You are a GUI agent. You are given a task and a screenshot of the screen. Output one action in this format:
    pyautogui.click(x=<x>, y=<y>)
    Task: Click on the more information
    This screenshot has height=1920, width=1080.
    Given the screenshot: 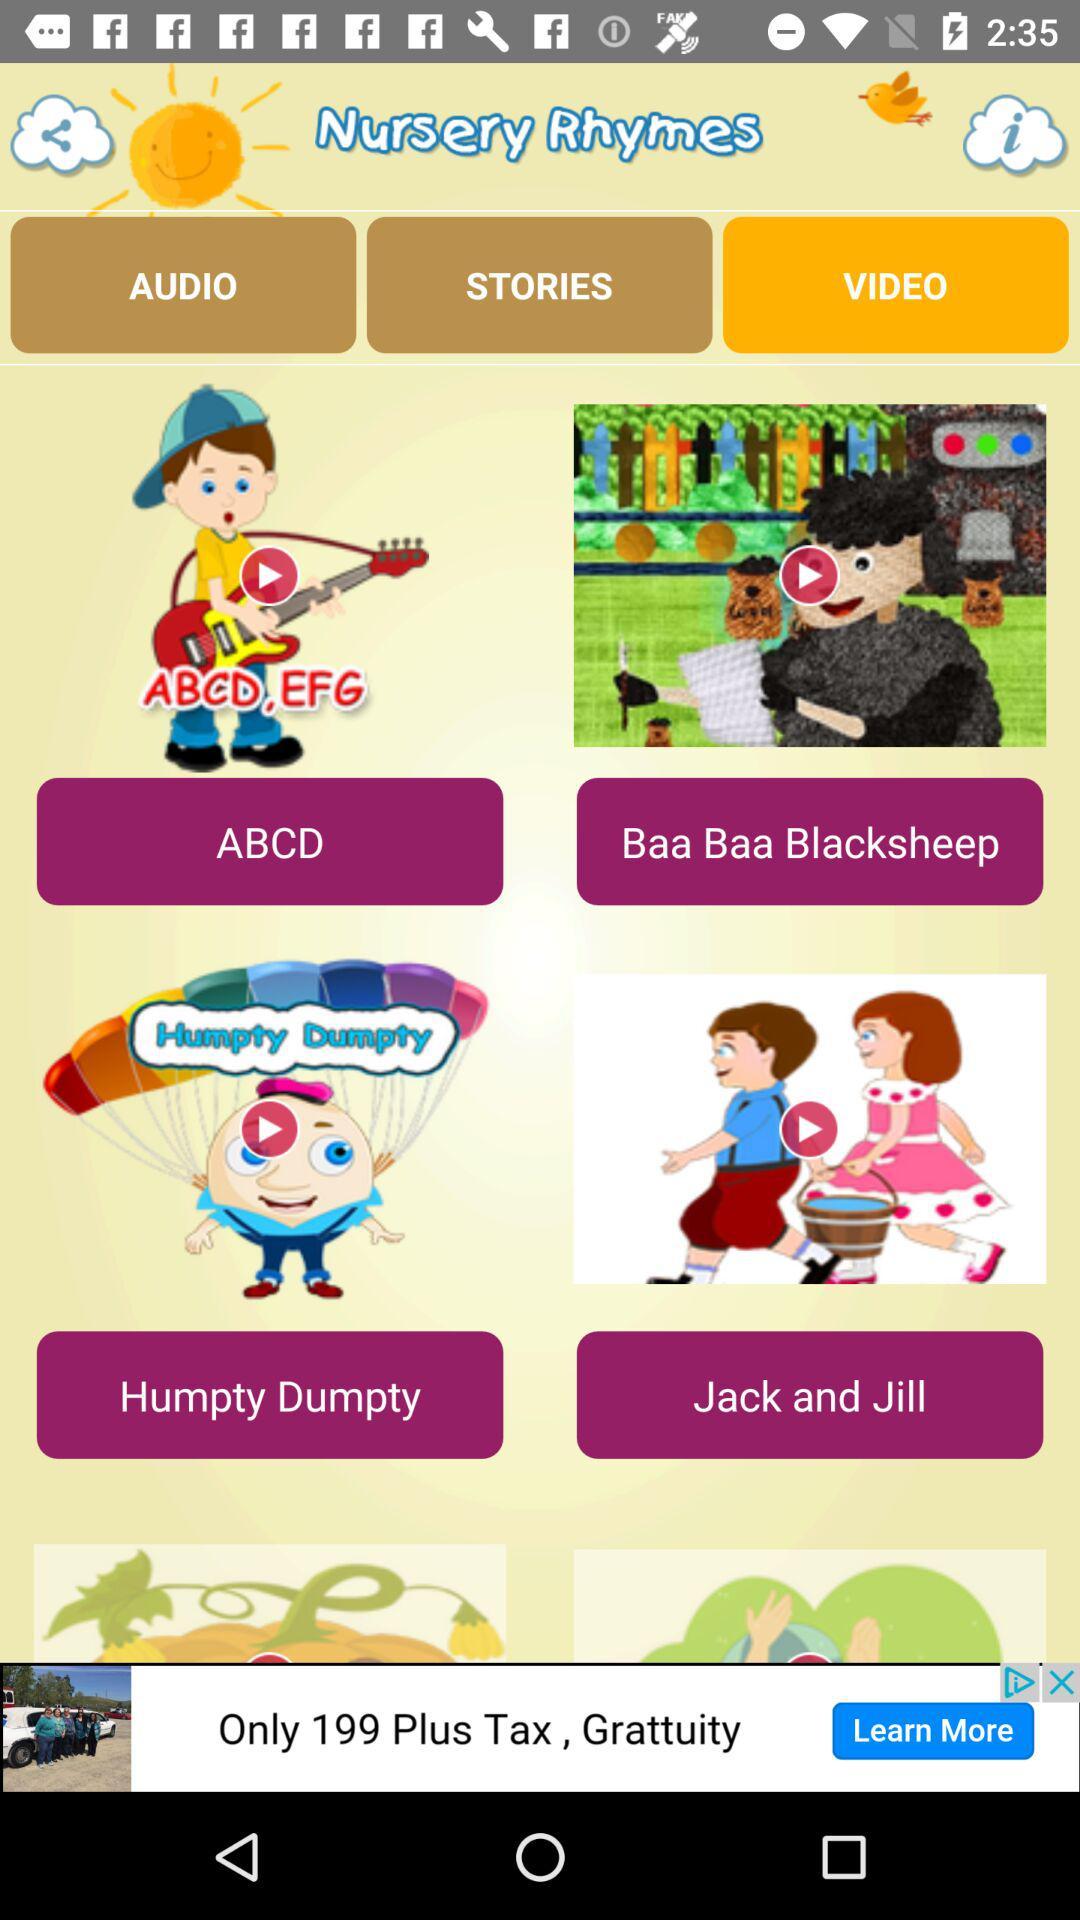 What is the action you would take?
    pyautogui.click(x=1016, y=135)
    